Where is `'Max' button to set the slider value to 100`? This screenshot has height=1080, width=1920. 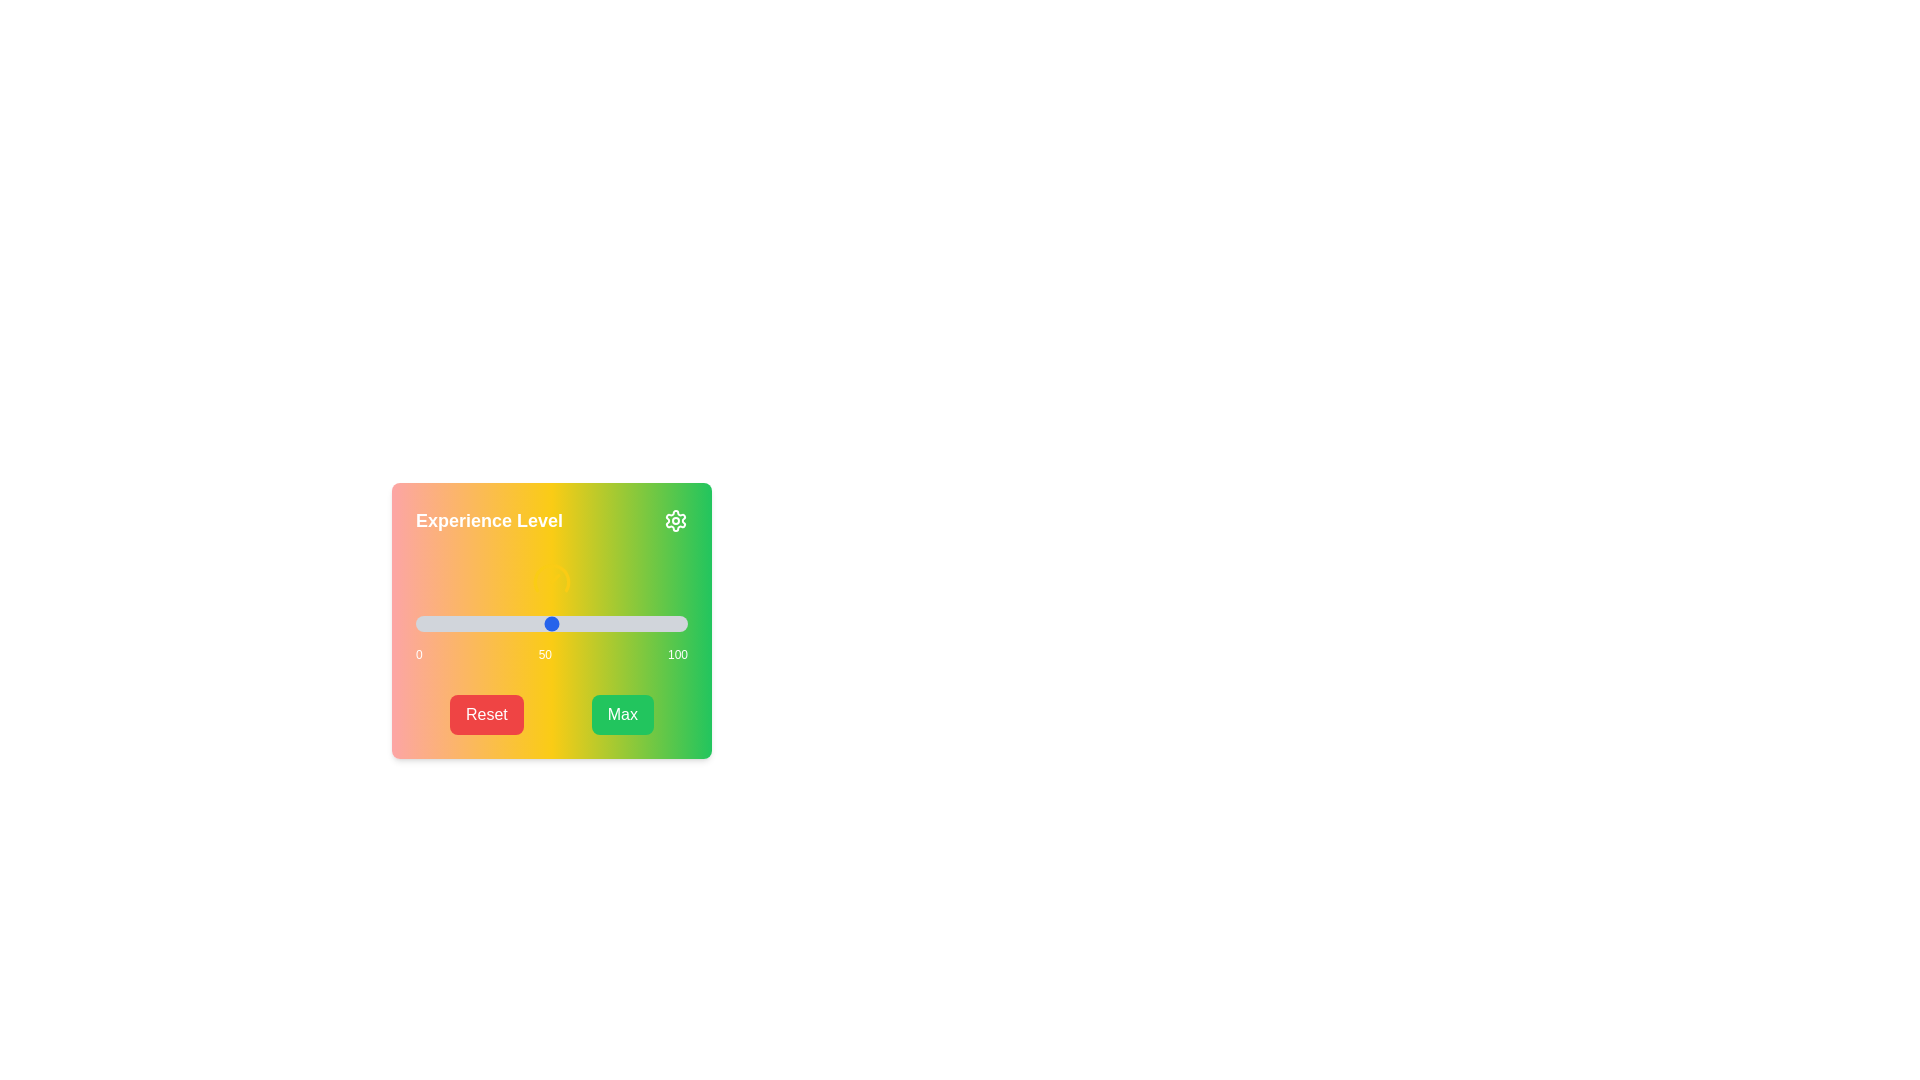 'Max' button to set the slider value to 100 is located at coordinates (621, 713).